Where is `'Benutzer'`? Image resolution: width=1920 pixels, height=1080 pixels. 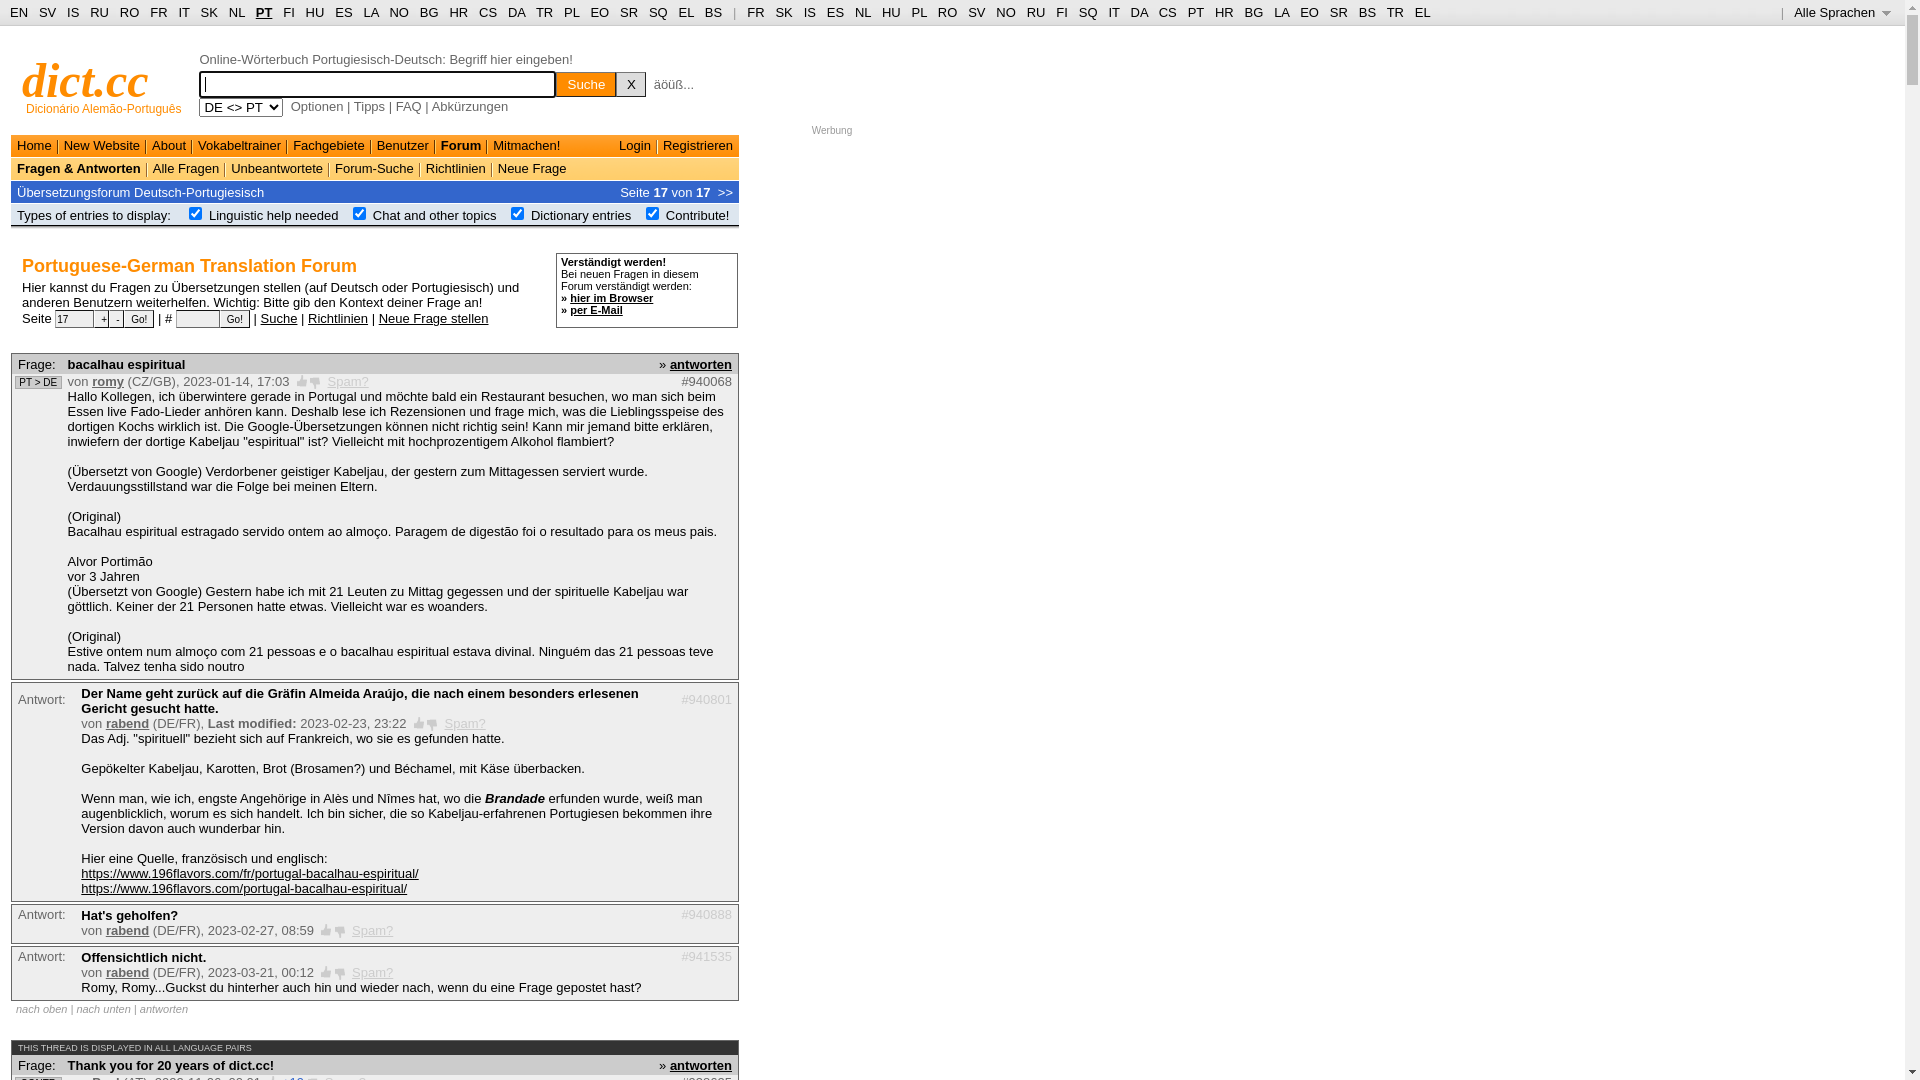 'Benutzer' is located at coordinates (402, 144).